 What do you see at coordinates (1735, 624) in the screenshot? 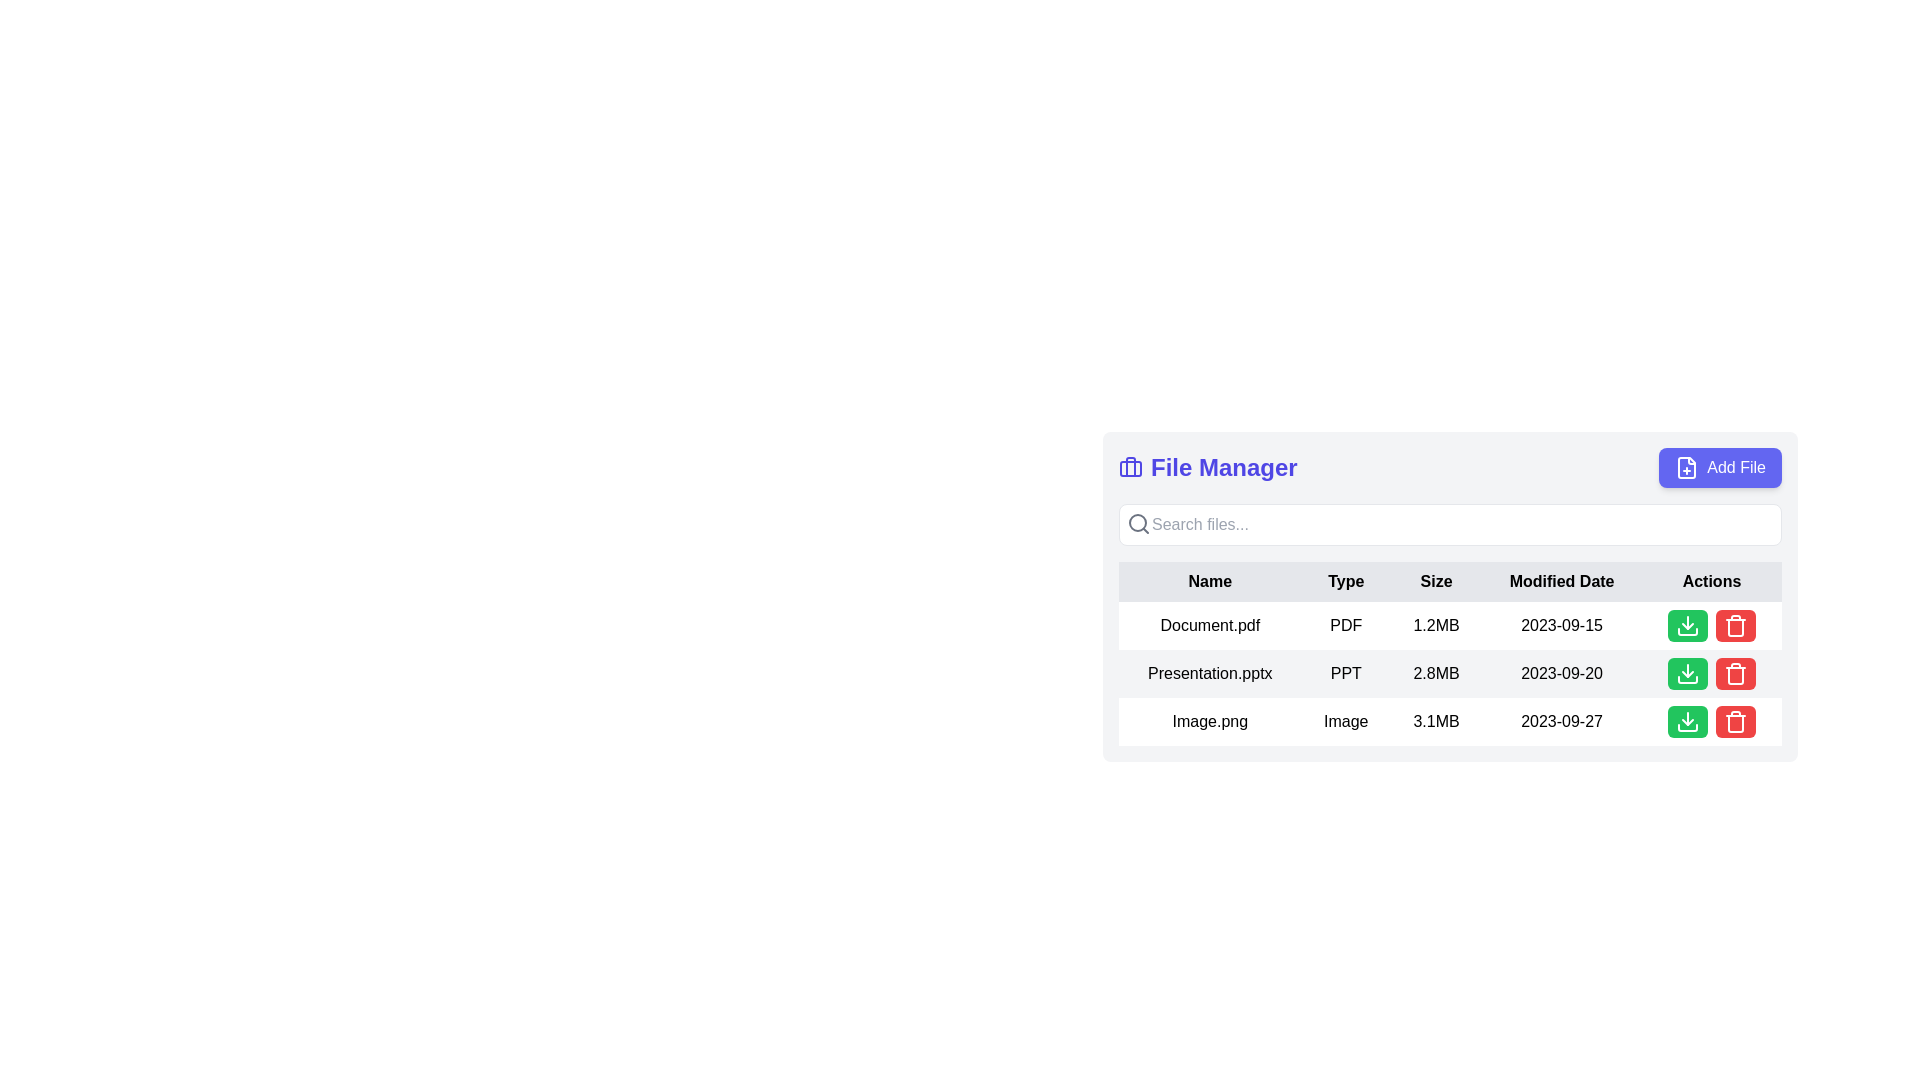
I see `the red trash bin icon button located in the bottom-right part of the interface within the last row of the table under the 'Actions' column` at bounding box center [1735, 624].